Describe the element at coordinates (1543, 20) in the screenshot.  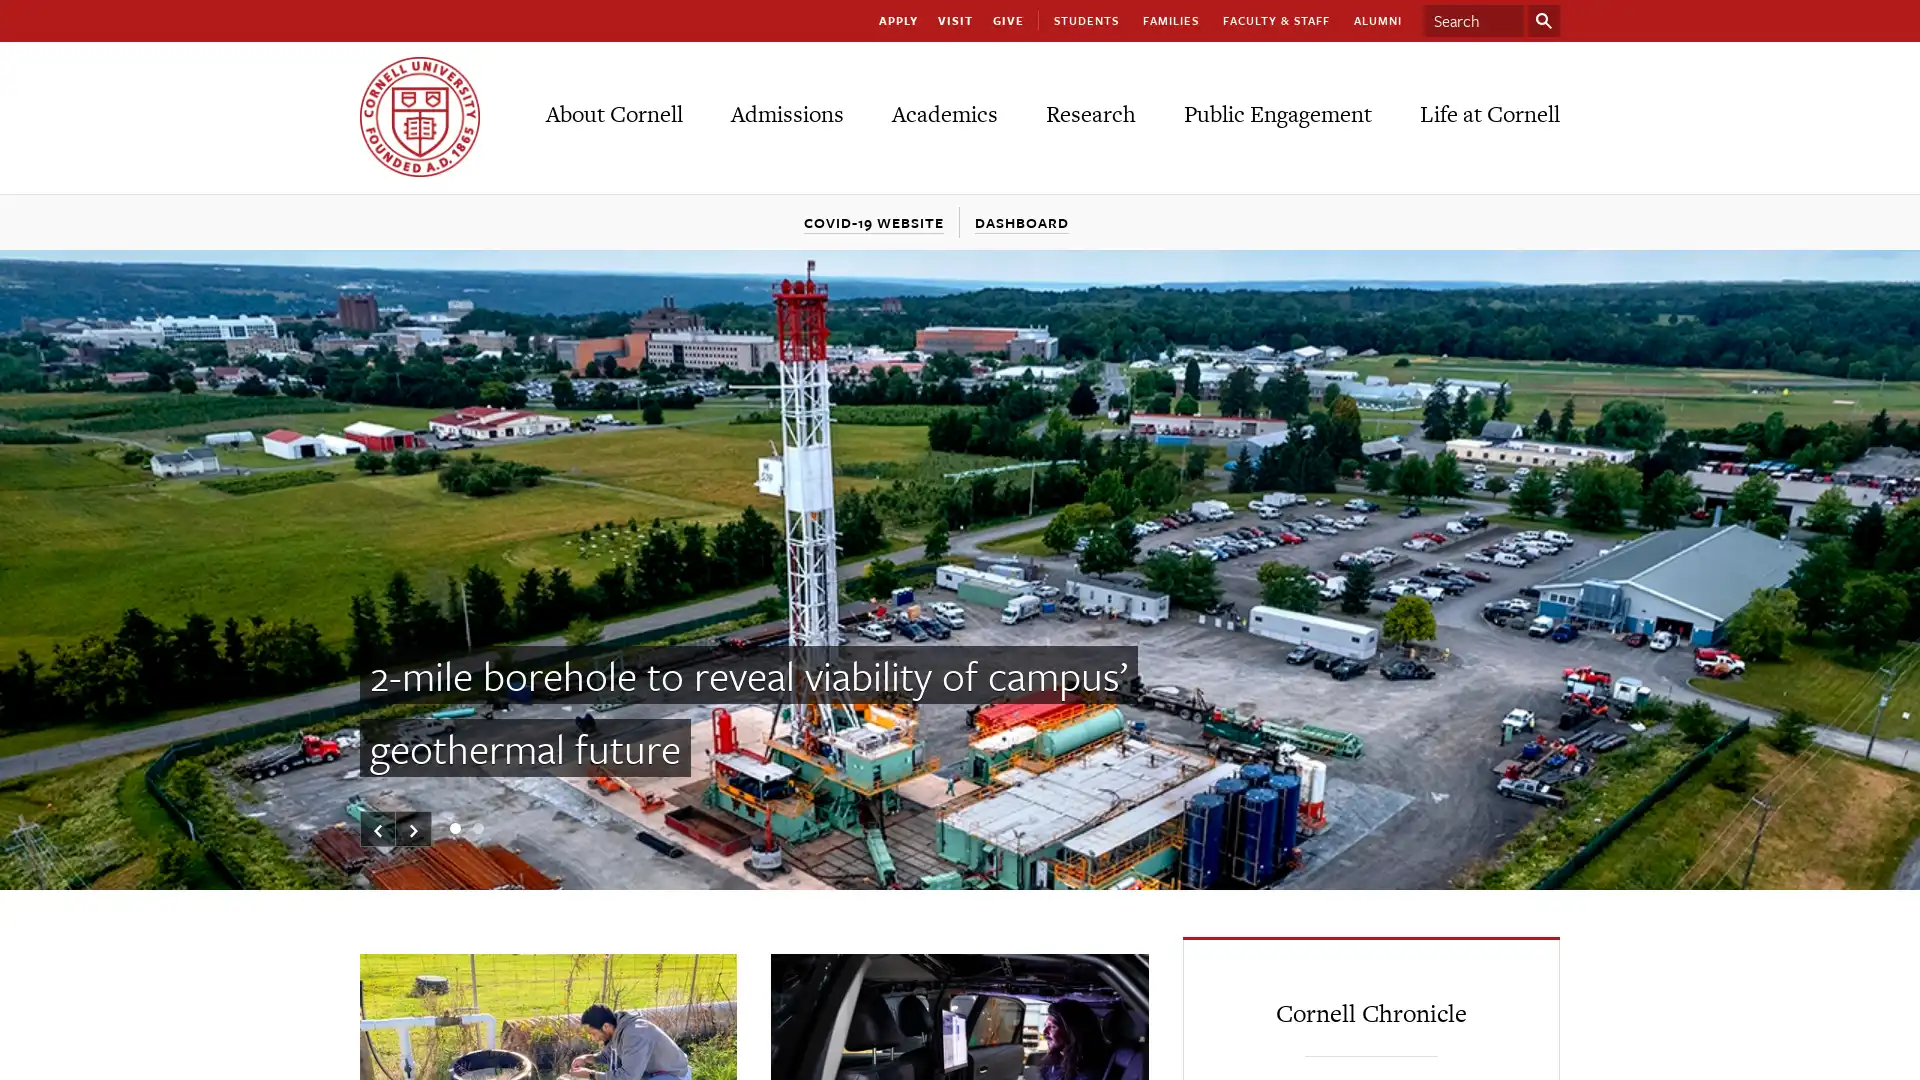
I see `Search` at that location.